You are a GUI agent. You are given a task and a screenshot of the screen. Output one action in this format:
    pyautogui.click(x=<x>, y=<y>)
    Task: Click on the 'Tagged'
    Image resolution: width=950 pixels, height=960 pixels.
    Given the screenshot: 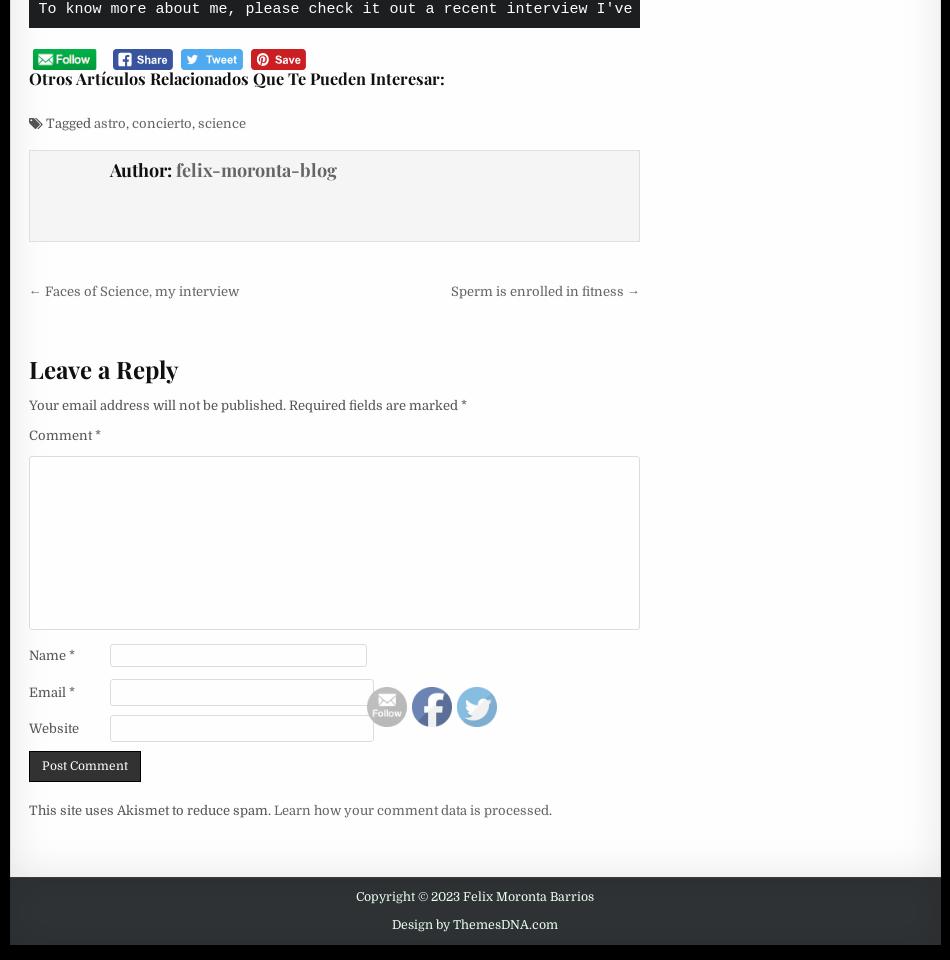 What is the action you would take?
    pyautogui.click(x=41, y=121)
    